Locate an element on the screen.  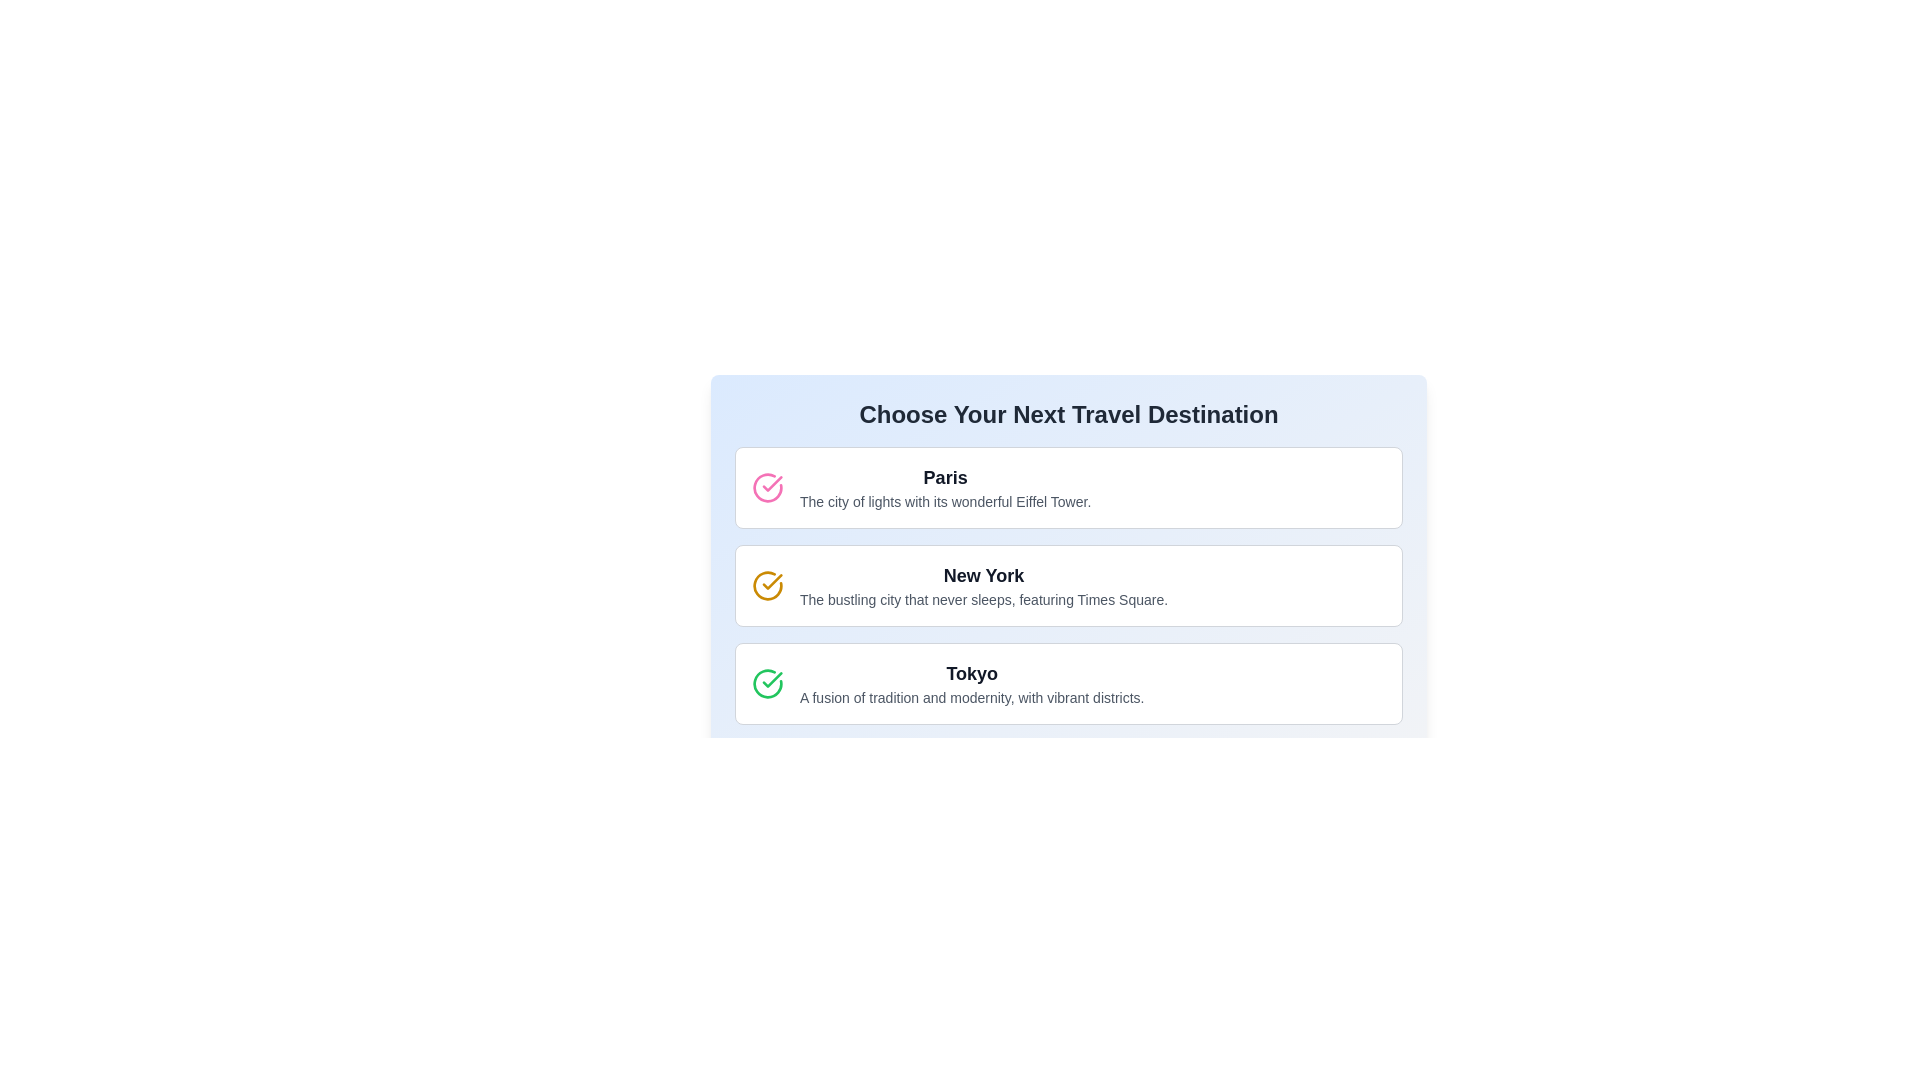
the informational text block that provides information about New York, located centrally in the 'Choose Your Next Travel Destination' section, which is the second option in a list of three is located at coordinates (983, 585).